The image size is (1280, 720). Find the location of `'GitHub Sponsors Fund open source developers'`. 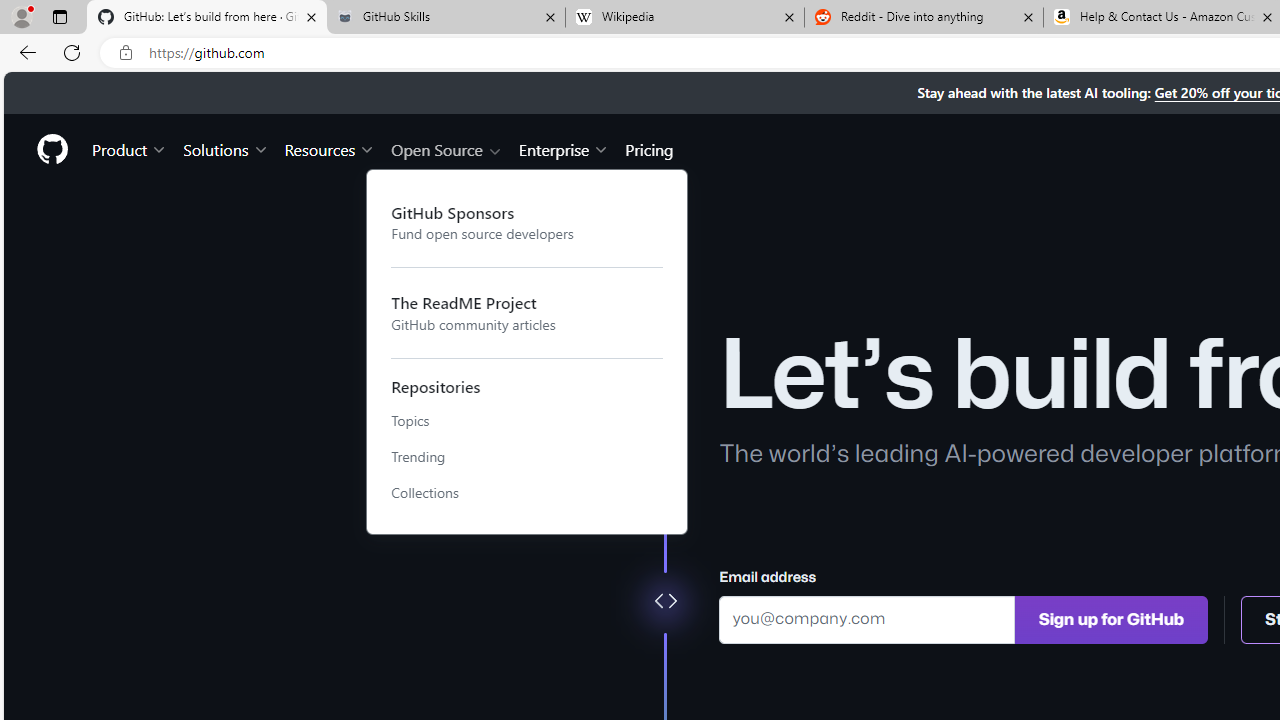

'GitHub Sponsors Fund open source developers' is located at coordinates (527, 222).